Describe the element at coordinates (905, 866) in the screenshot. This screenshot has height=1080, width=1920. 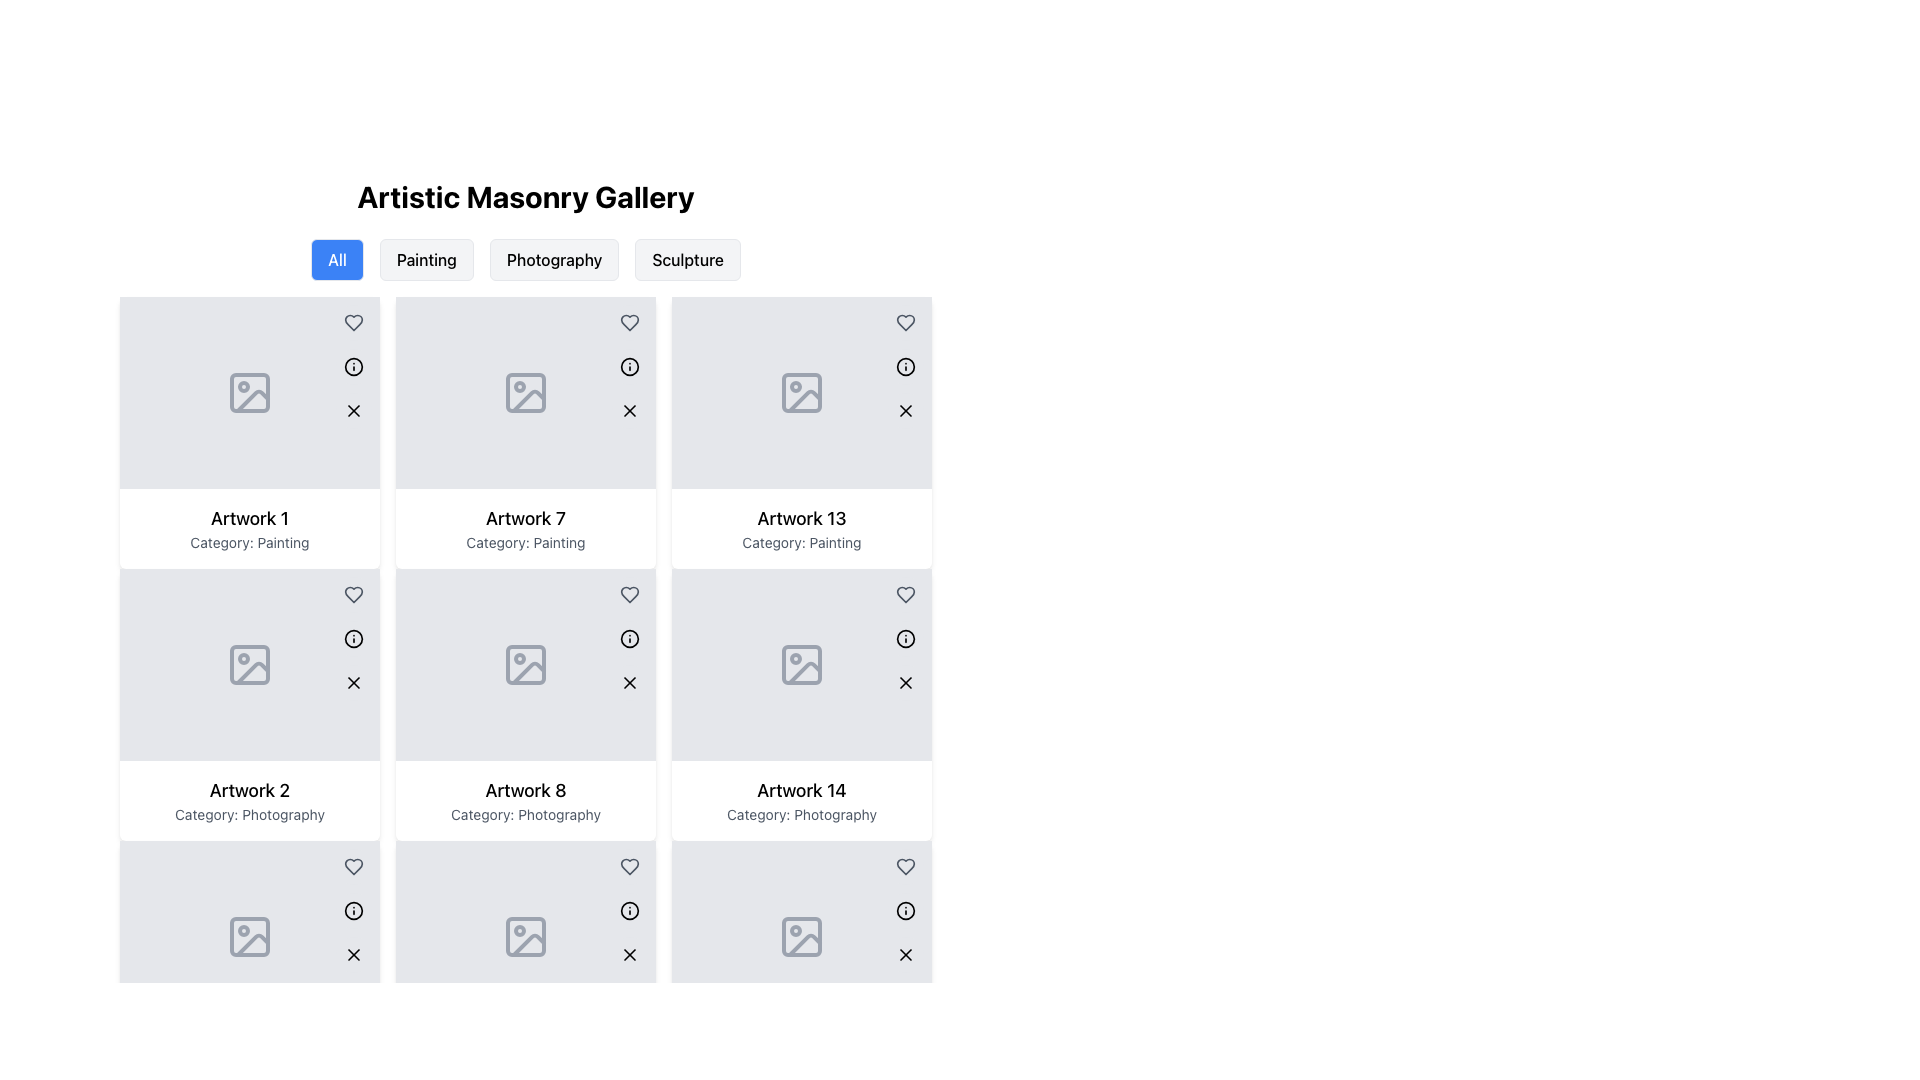
I see `the heart icon in the upper-right corner of the card labeled 'Artwork 14, Category: Photography'` at that location.